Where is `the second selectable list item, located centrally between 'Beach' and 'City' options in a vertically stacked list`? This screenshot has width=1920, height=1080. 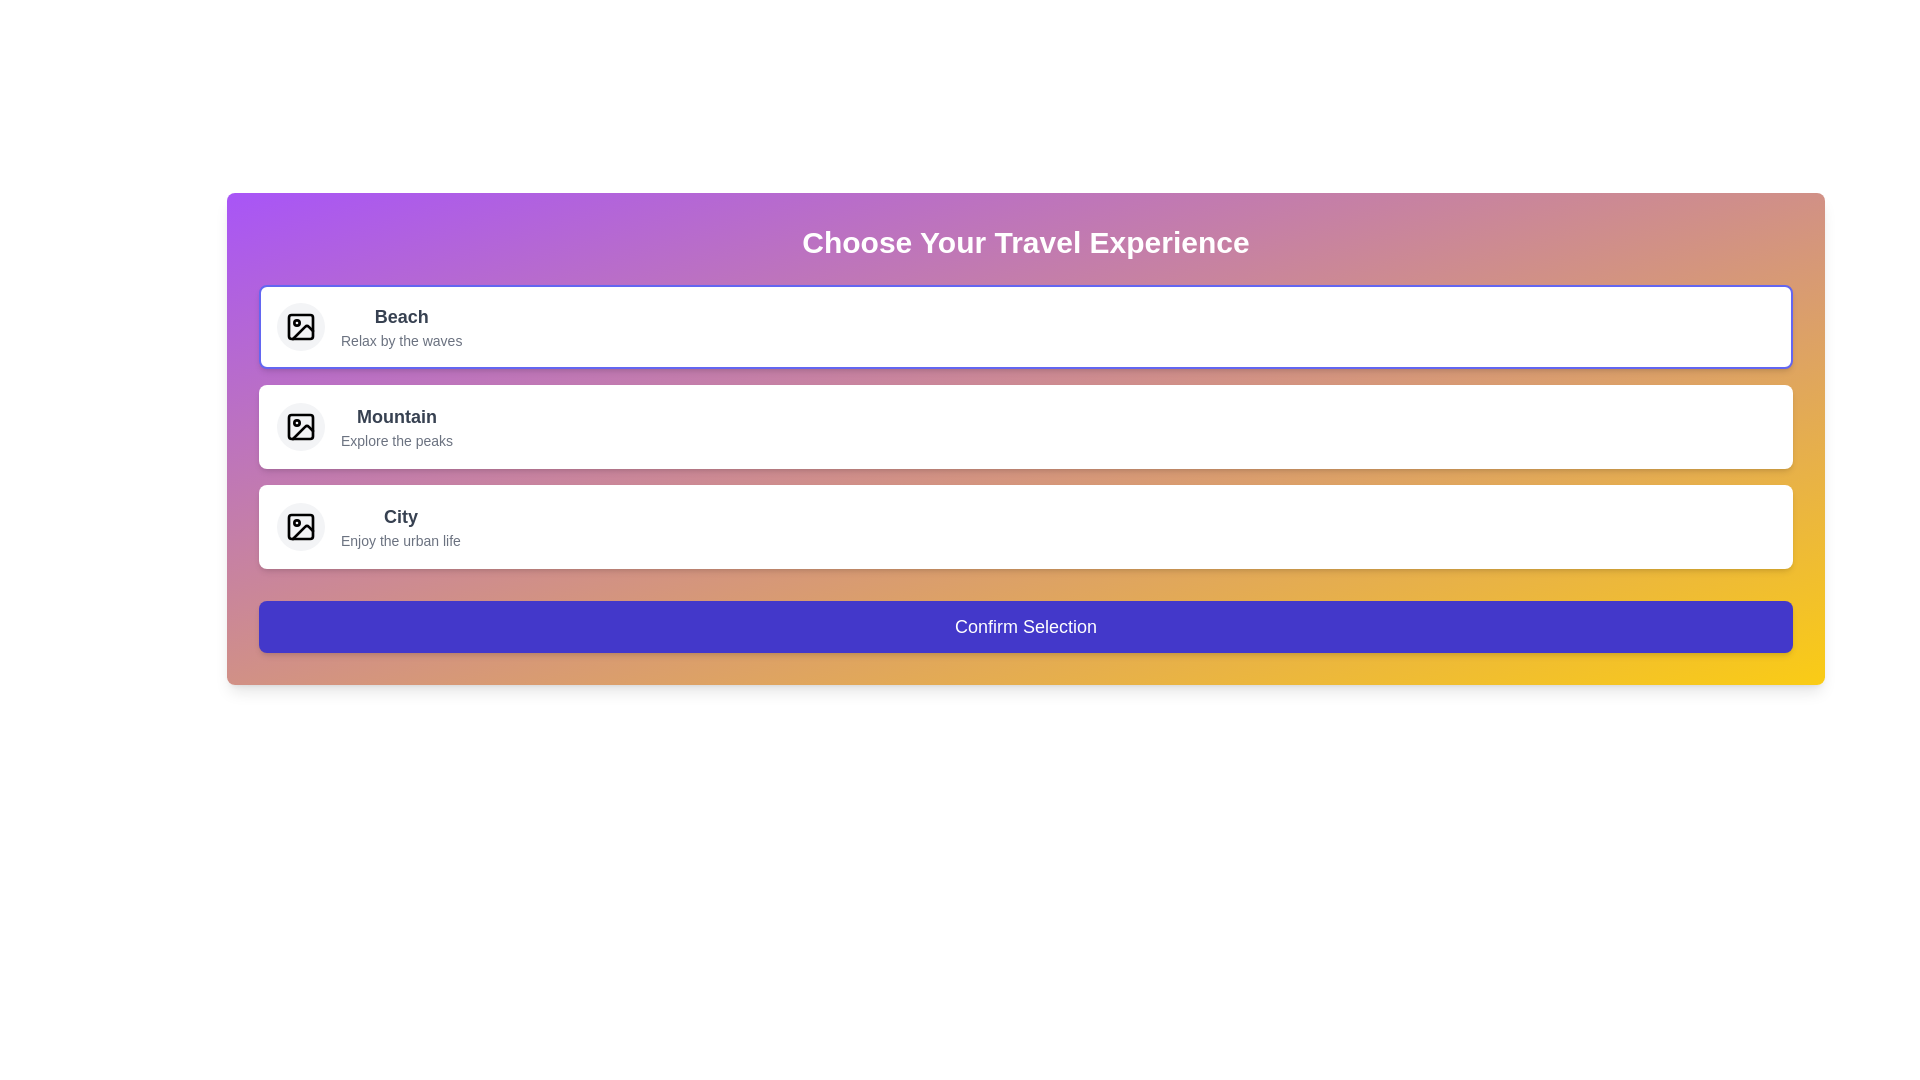 the second selectable list item, located centrally between 'Beach' and 'City' options in a vertically stacked list is located at coordinates (1026, 426).